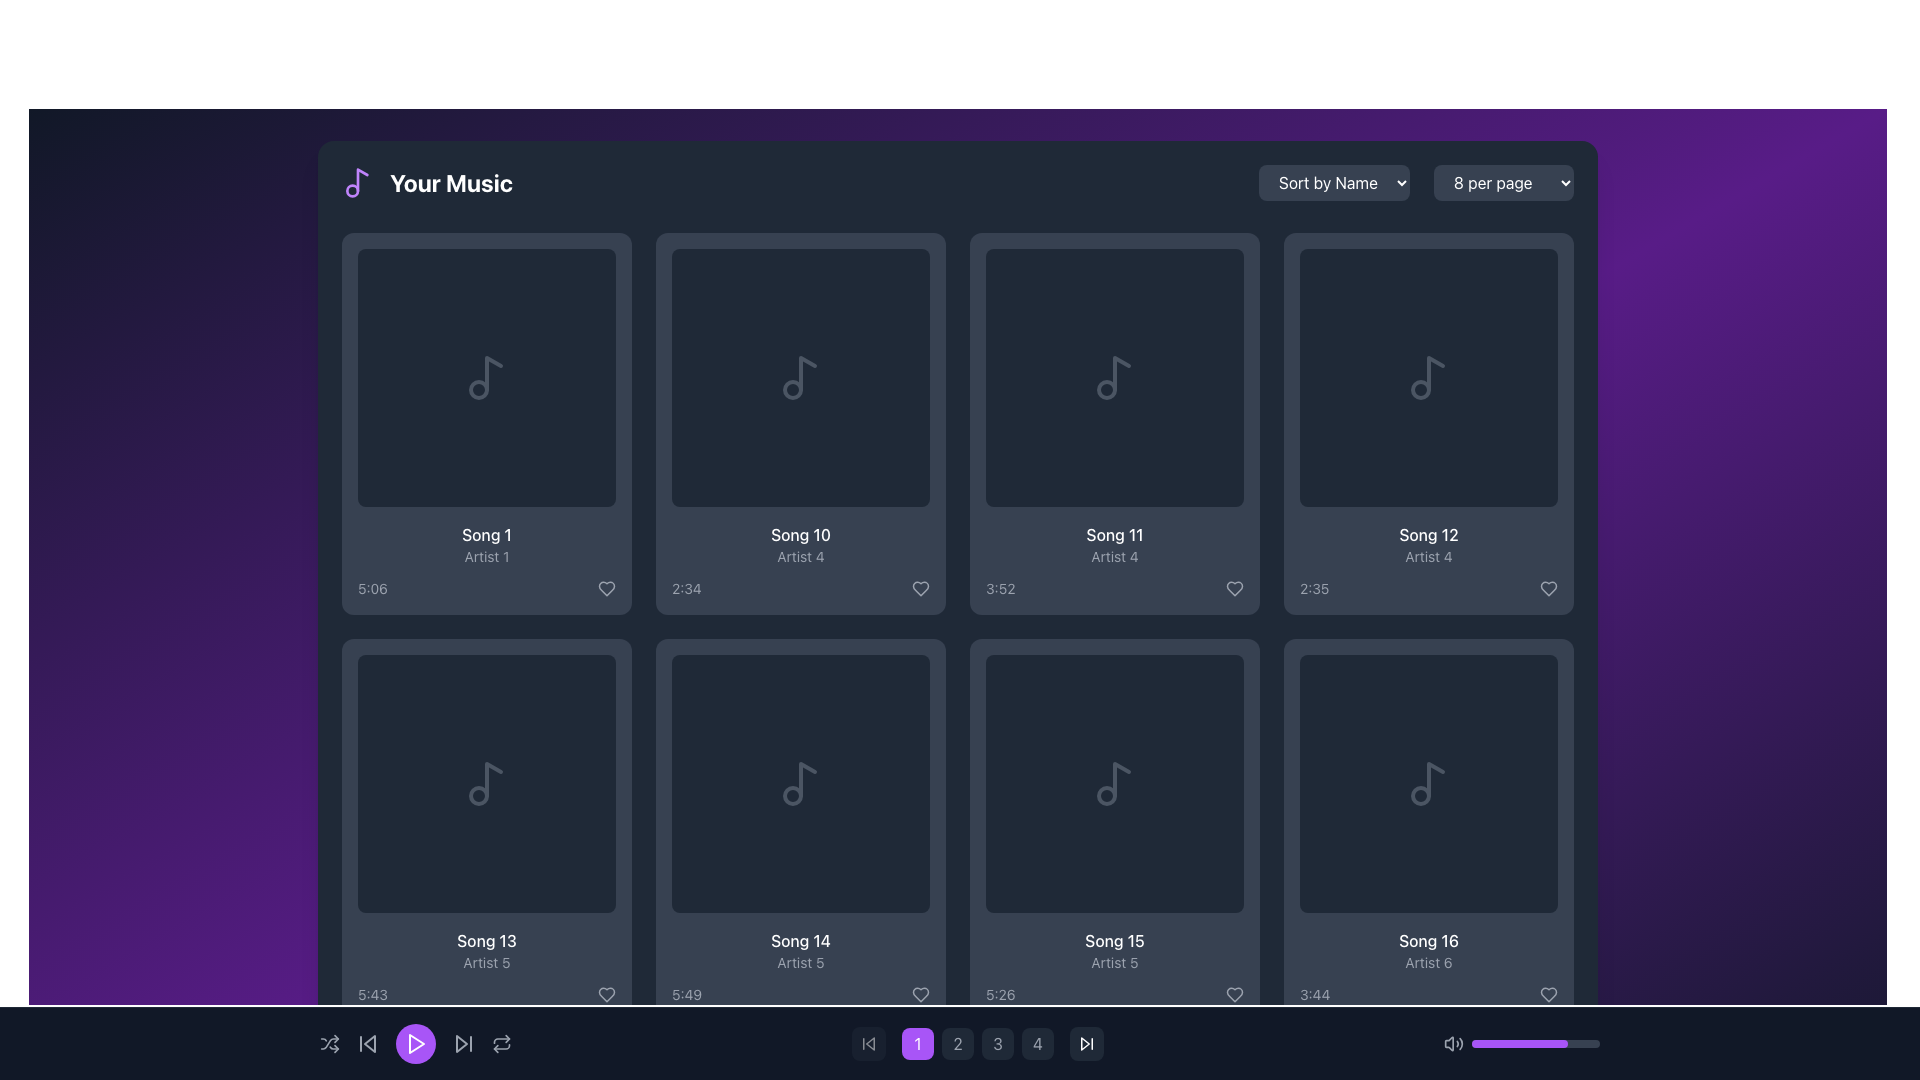 The height and width of the screenshot is (1080, 1920). I want to click on the music track card displaying the title, artist, and duration, located, so click(1428, 829).